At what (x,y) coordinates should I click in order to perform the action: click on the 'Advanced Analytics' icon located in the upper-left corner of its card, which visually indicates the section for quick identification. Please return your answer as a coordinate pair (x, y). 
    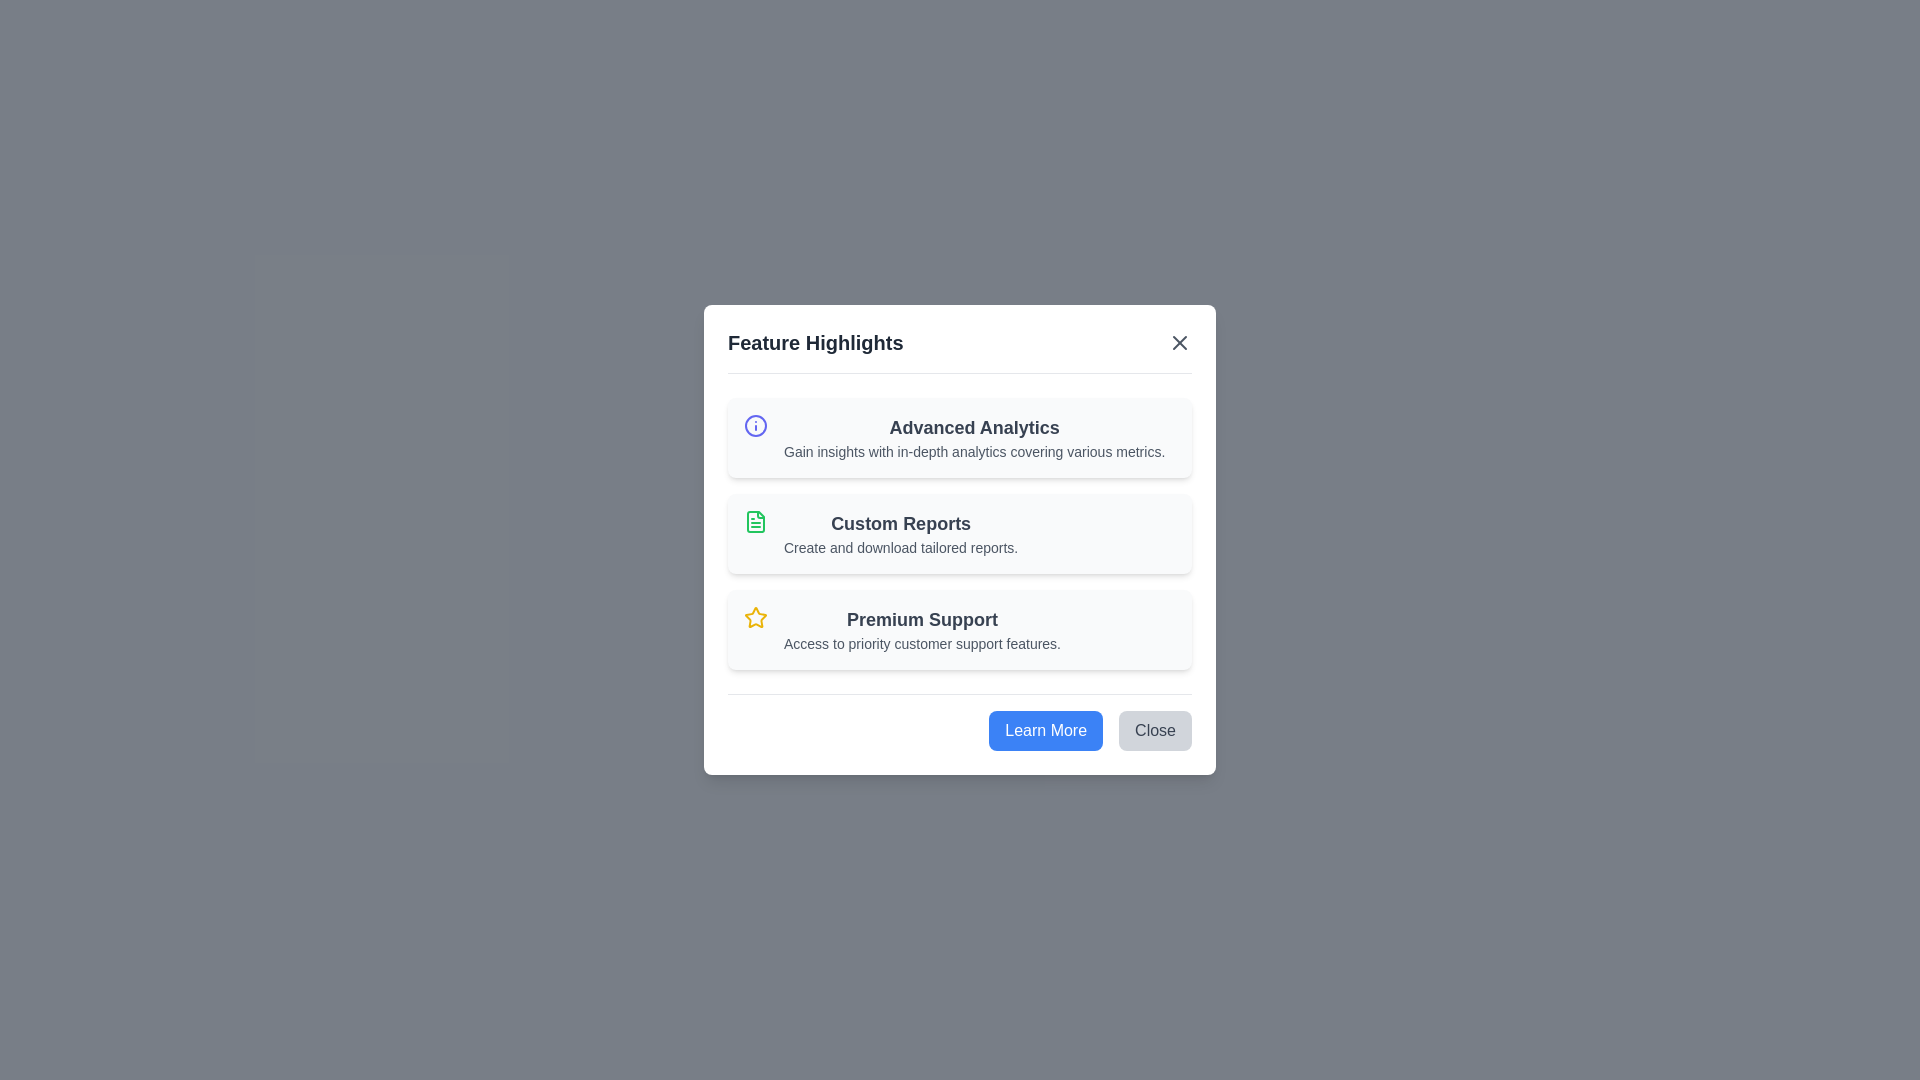
    Looking at the image, I should click on (754, 424).